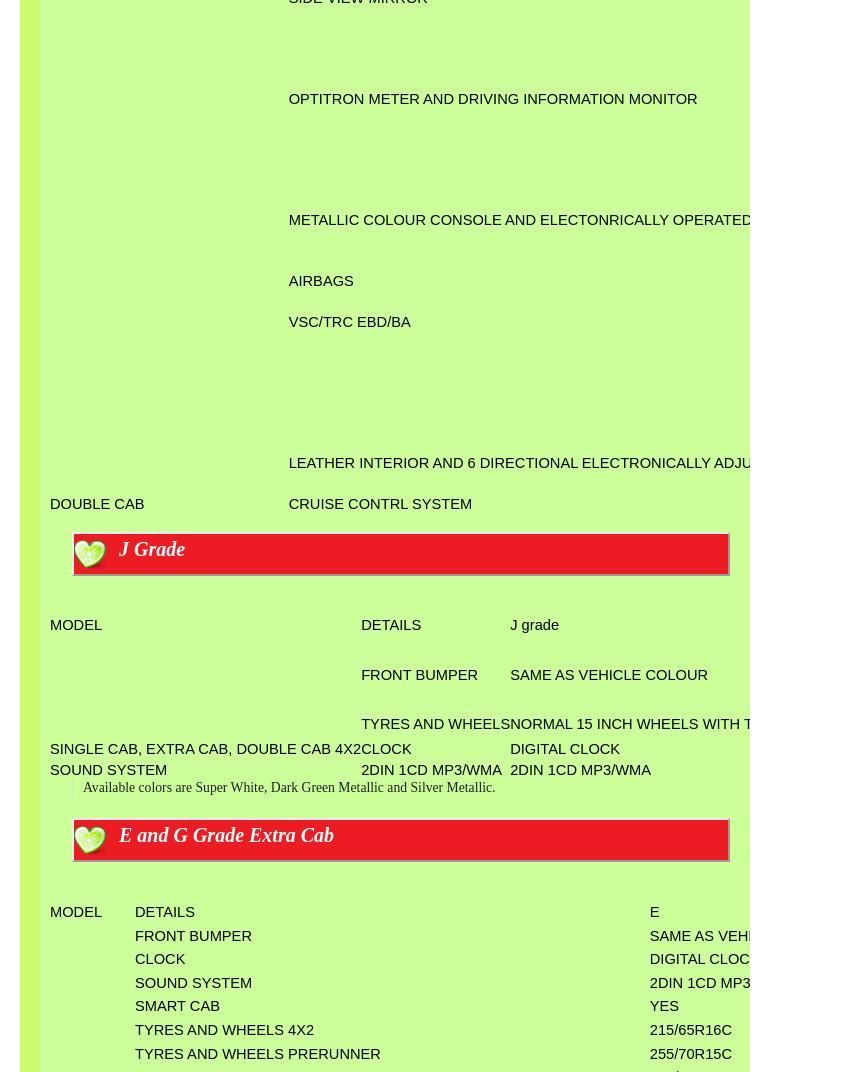  What do you see at coordinates (378, 502) in the screenshot?
I see `'CRUISE 
							   CONTRL SYSTEM'` at bounding box center [378, 502].